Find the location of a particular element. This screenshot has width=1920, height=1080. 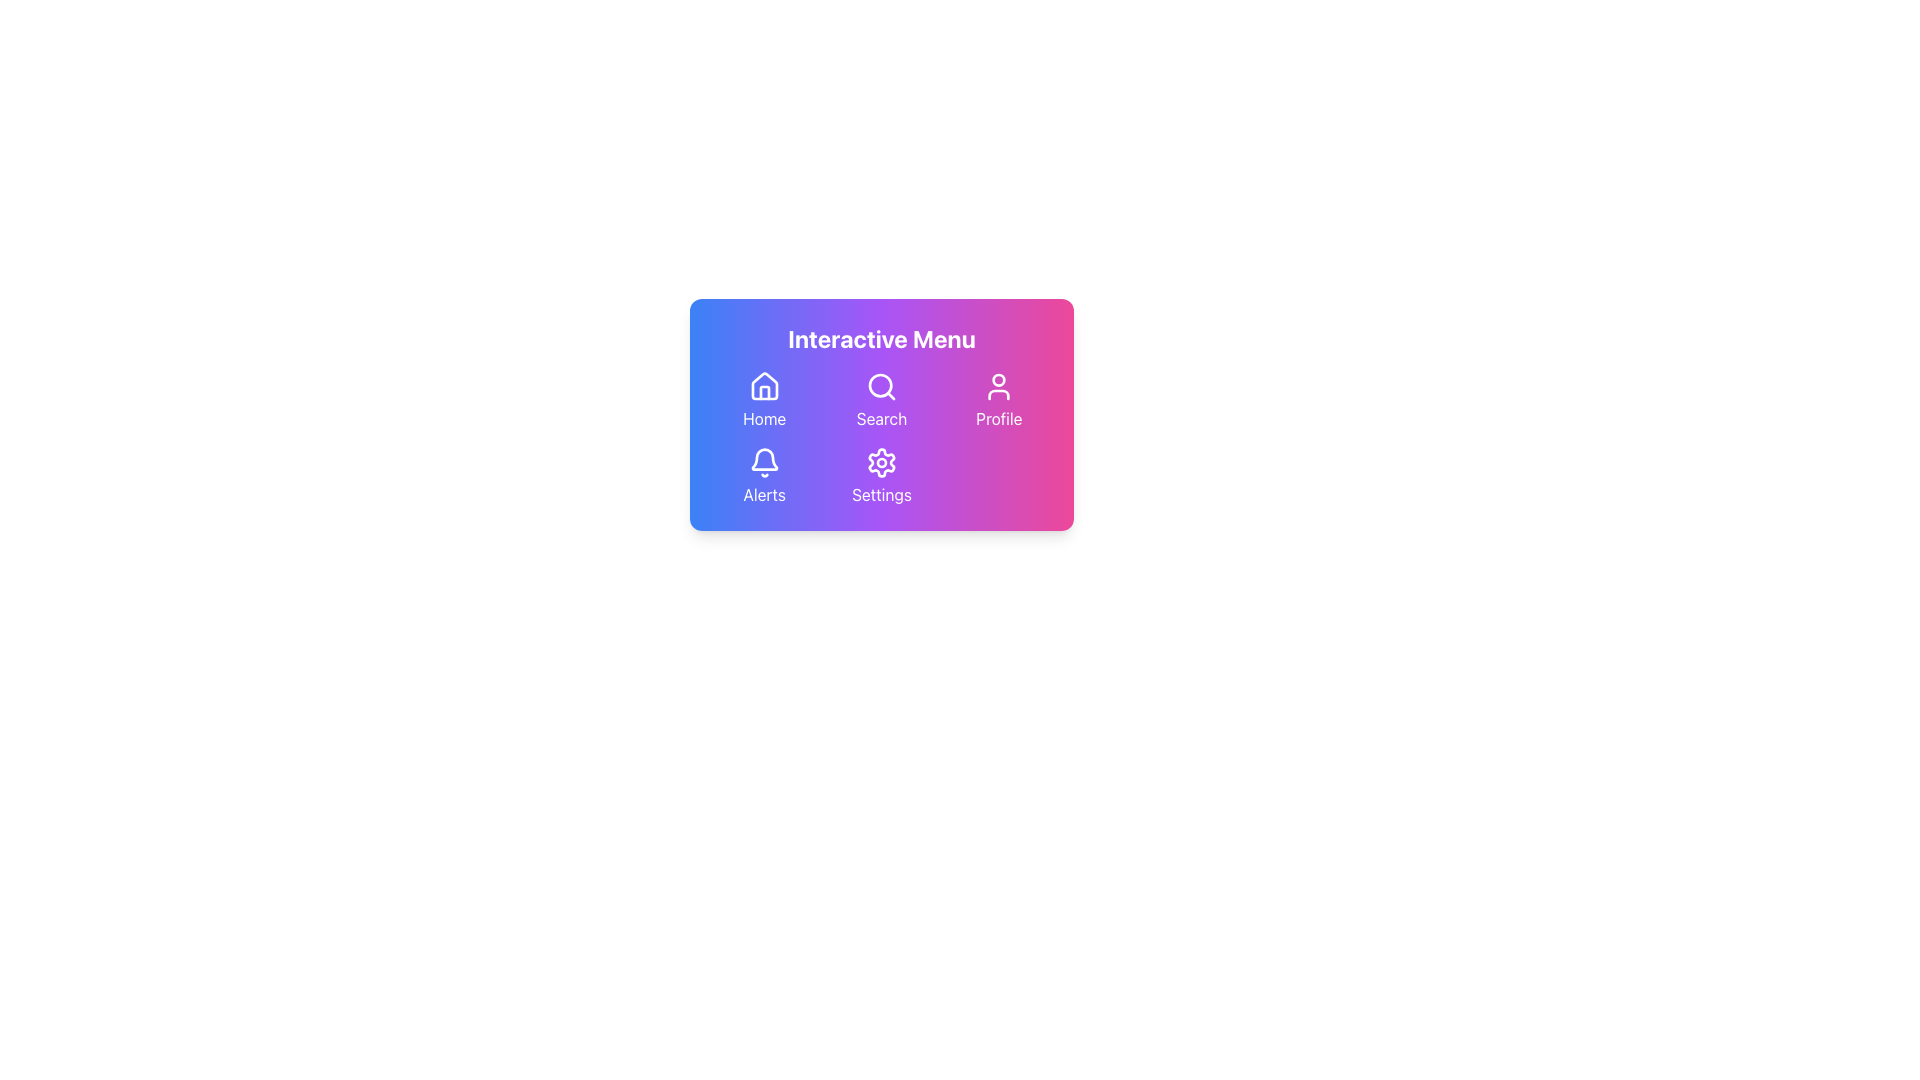

the search button icon located in the second row, first column of the interactive menu grid to initiate a search action is located at coordinates (881, 386).